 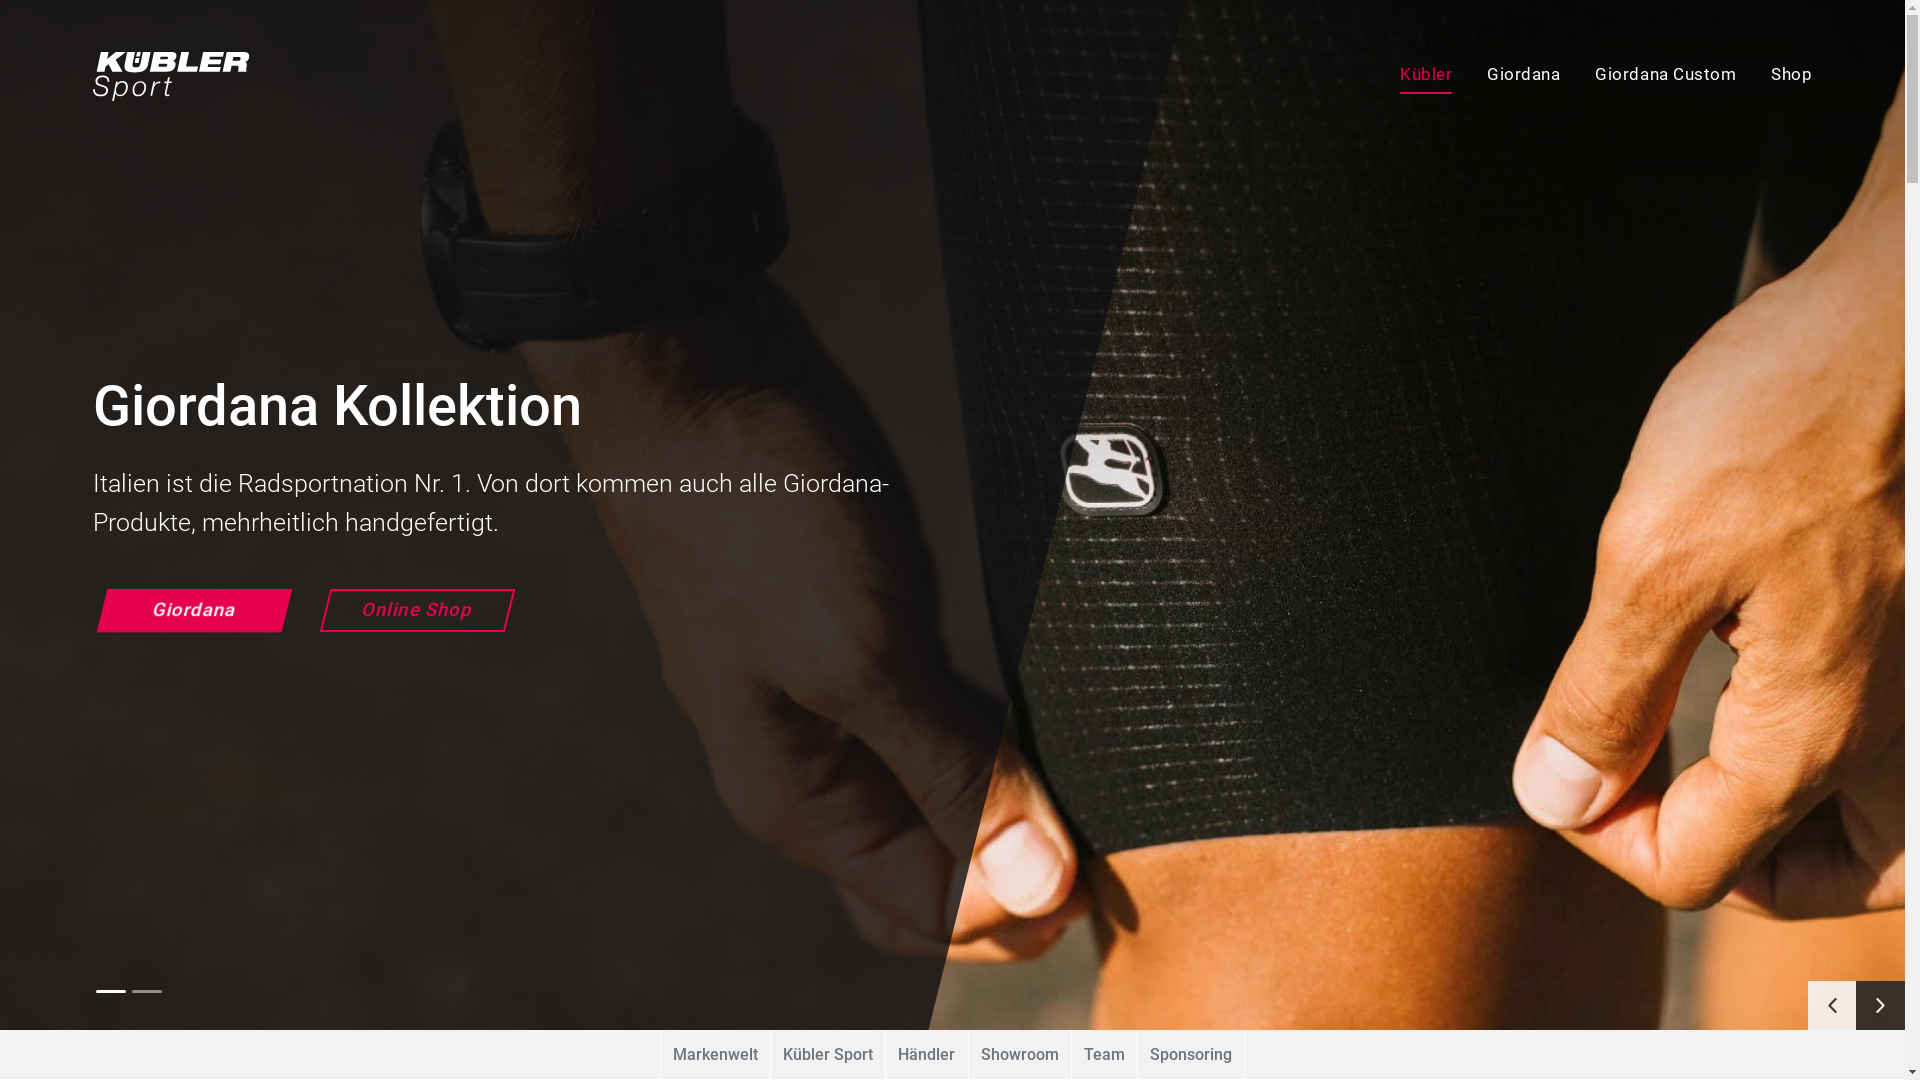 I want to click on 'Online Shop', so click(x=317, y=609).